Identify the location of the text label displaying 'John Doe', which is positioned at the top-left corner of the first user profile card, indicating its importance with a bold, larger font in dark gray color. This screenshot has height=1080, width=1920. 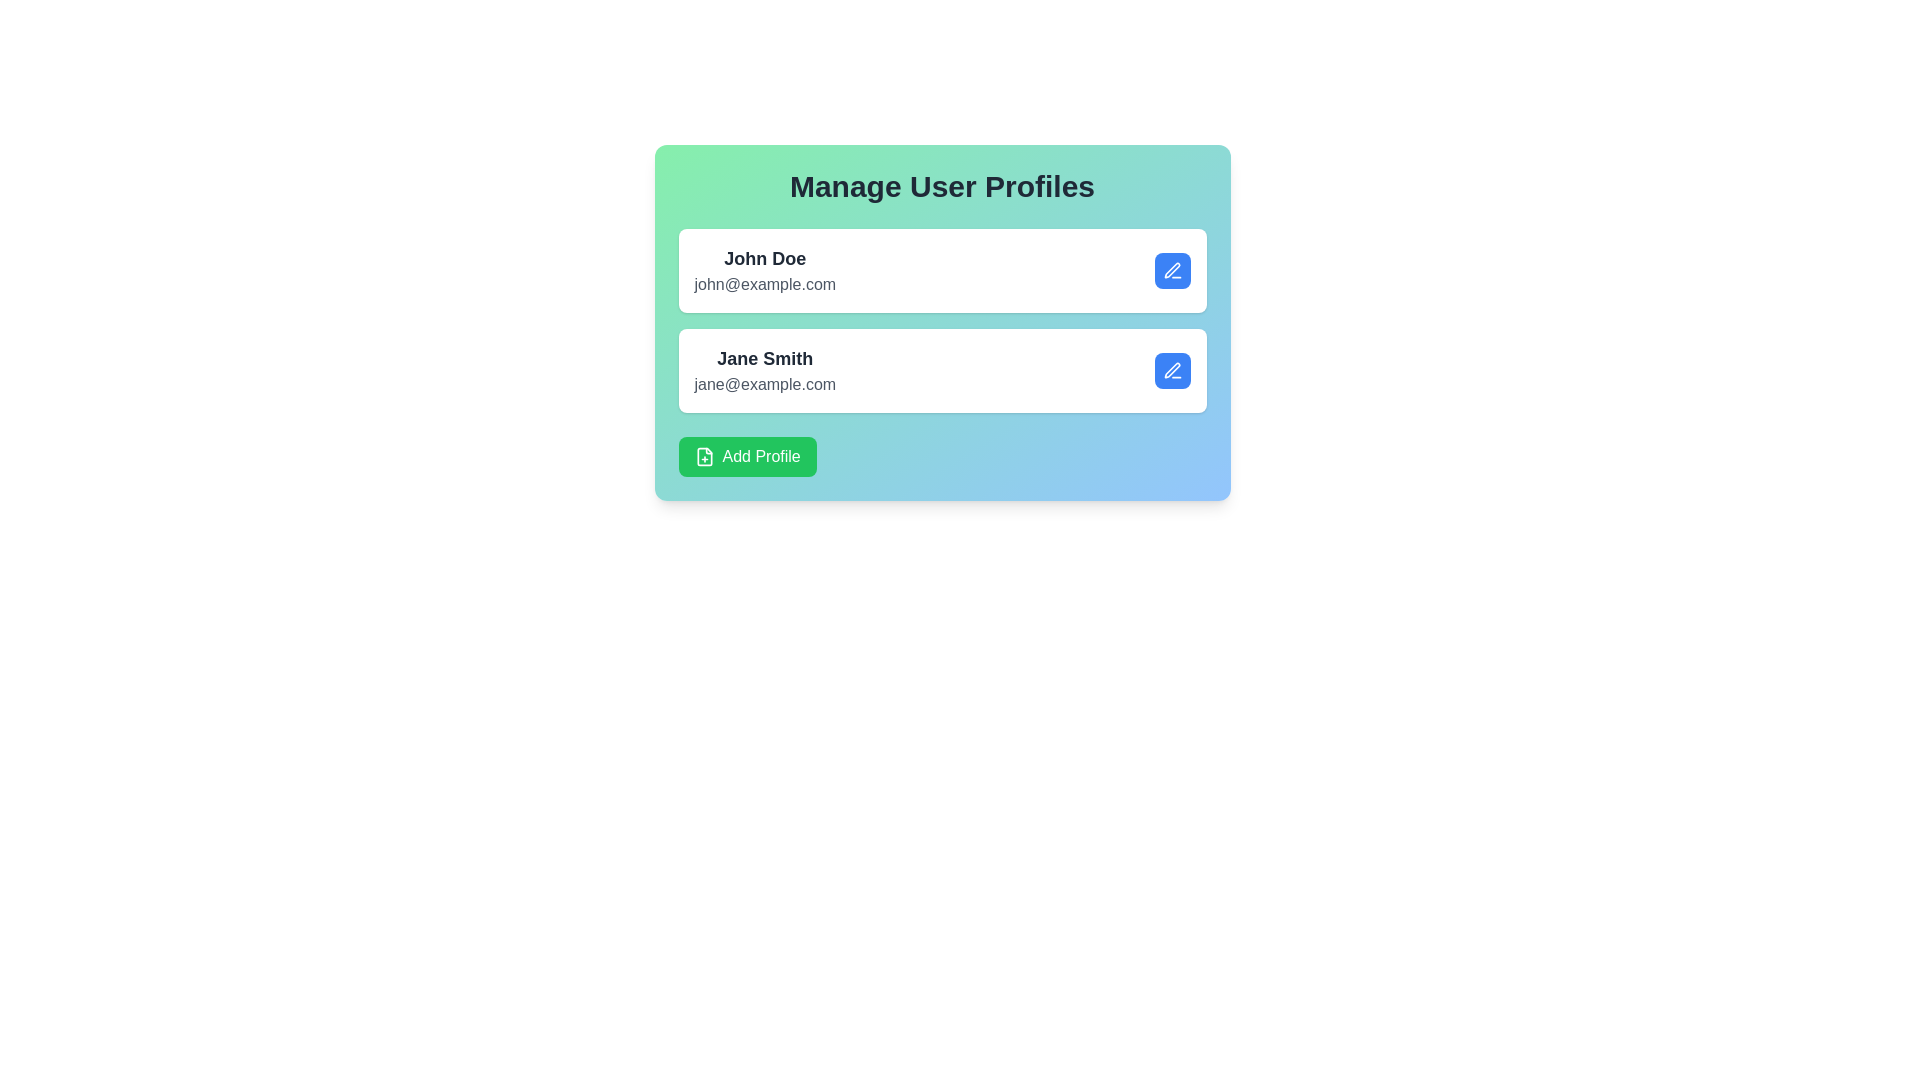
(764, 257).